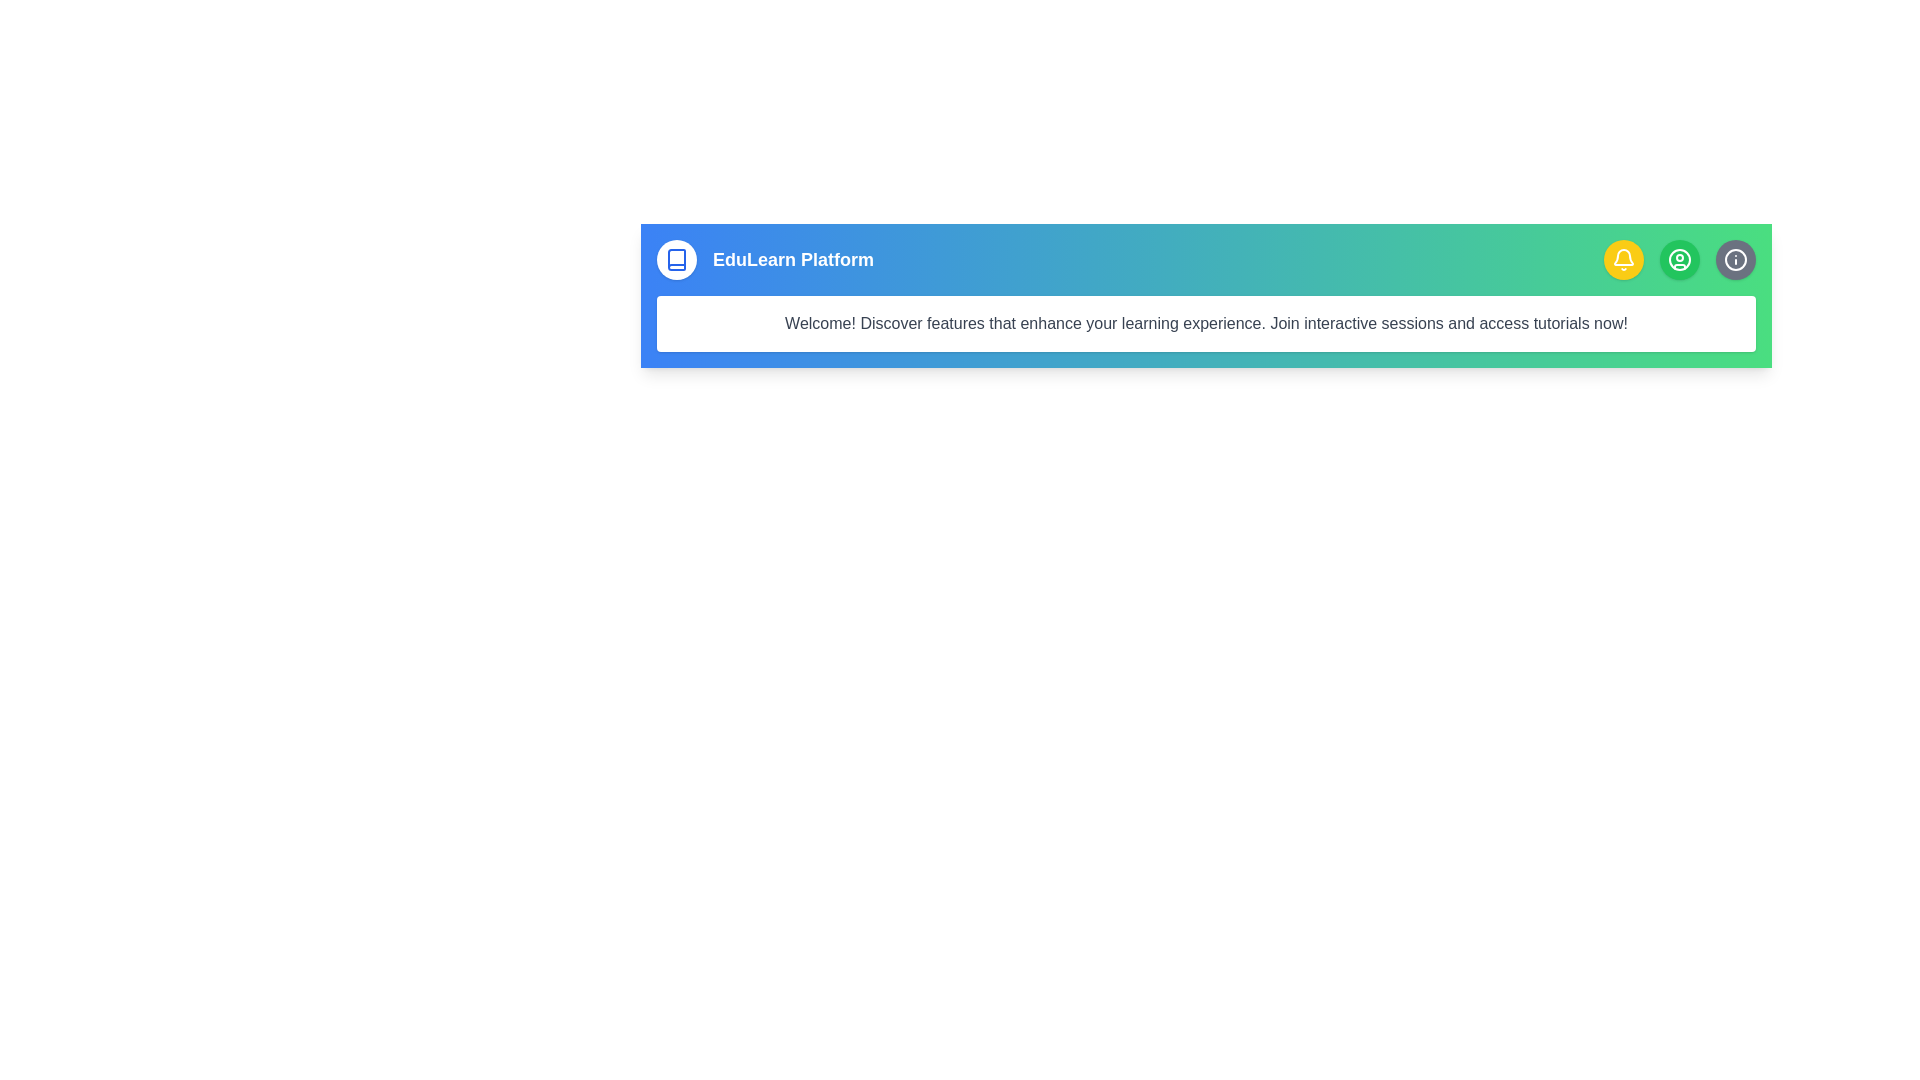 This screenshot has height=1080, width=1920. What do you see at coordinates (1680, 258) in the screenshot?
I see `the user icon button to access user account settings` at bounding box center [1680, 258].